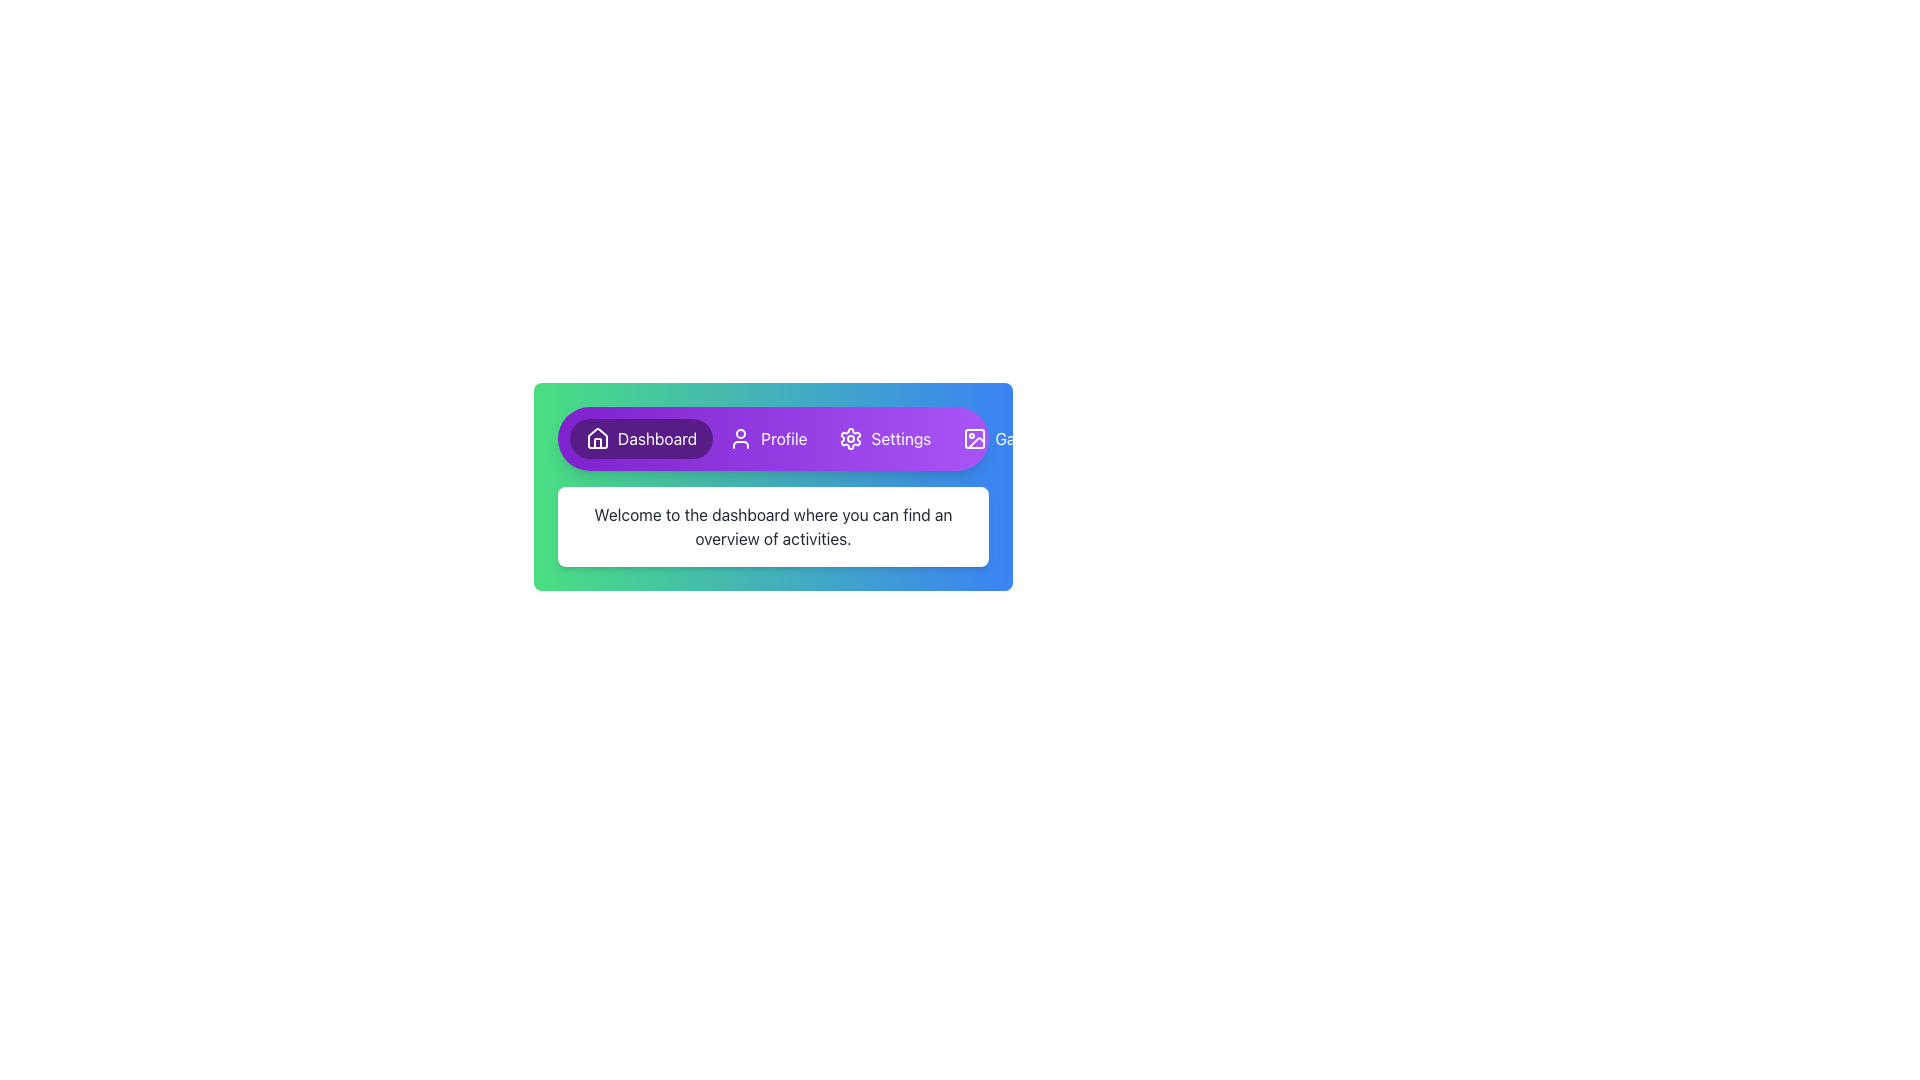  What do you see at coordinates (975, 438) in the screenshot?
I see `the decorative SVG rectangle located towards the top-right of the interface, which is part of an icon representing an image or picture` at bounding box center [975, 438].